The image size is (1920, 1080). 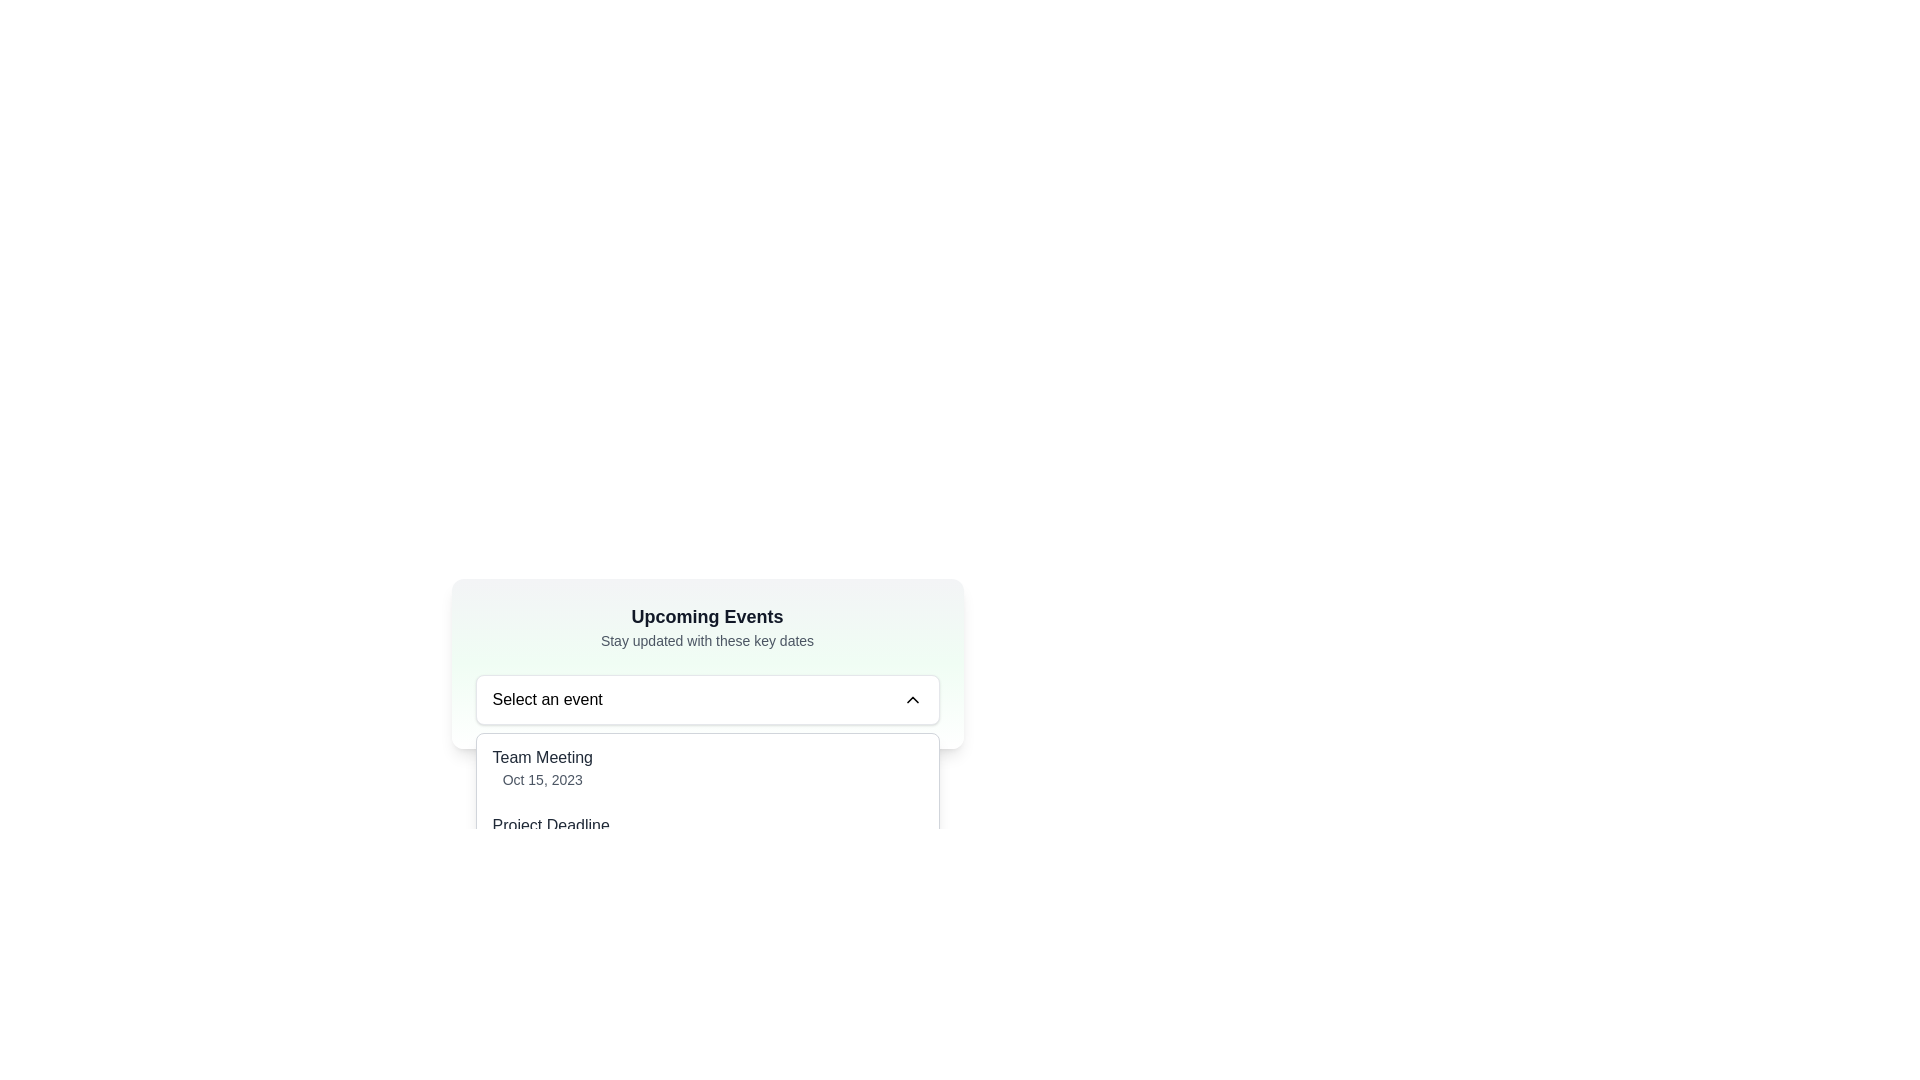 I want to click on the text element labeled 'Project Deadline' with the date 'Oct 20, 2023', which is the second item in the dropdown menu under 'Upcoming Events', so click(x=551, y=836).